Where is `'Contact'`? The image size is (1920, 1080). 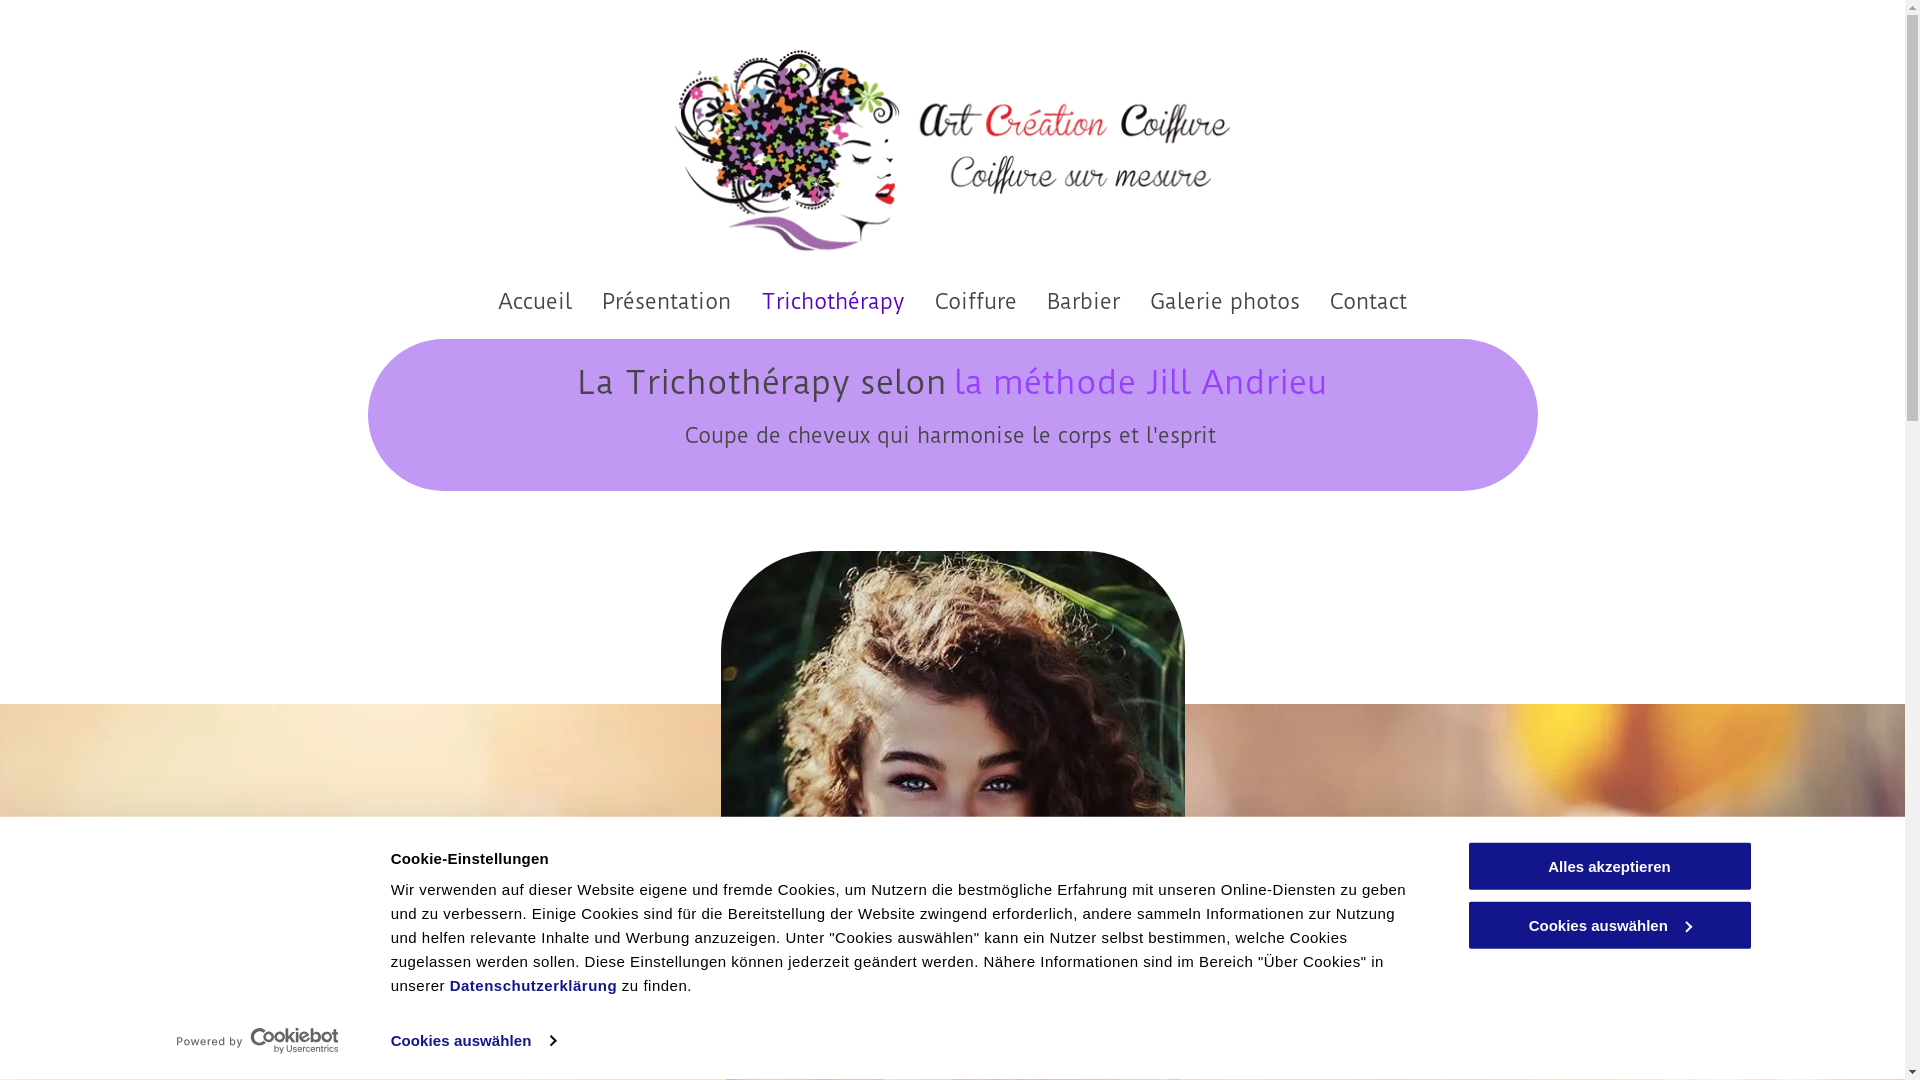 'Contact' is located at coordinates (1315, 301).